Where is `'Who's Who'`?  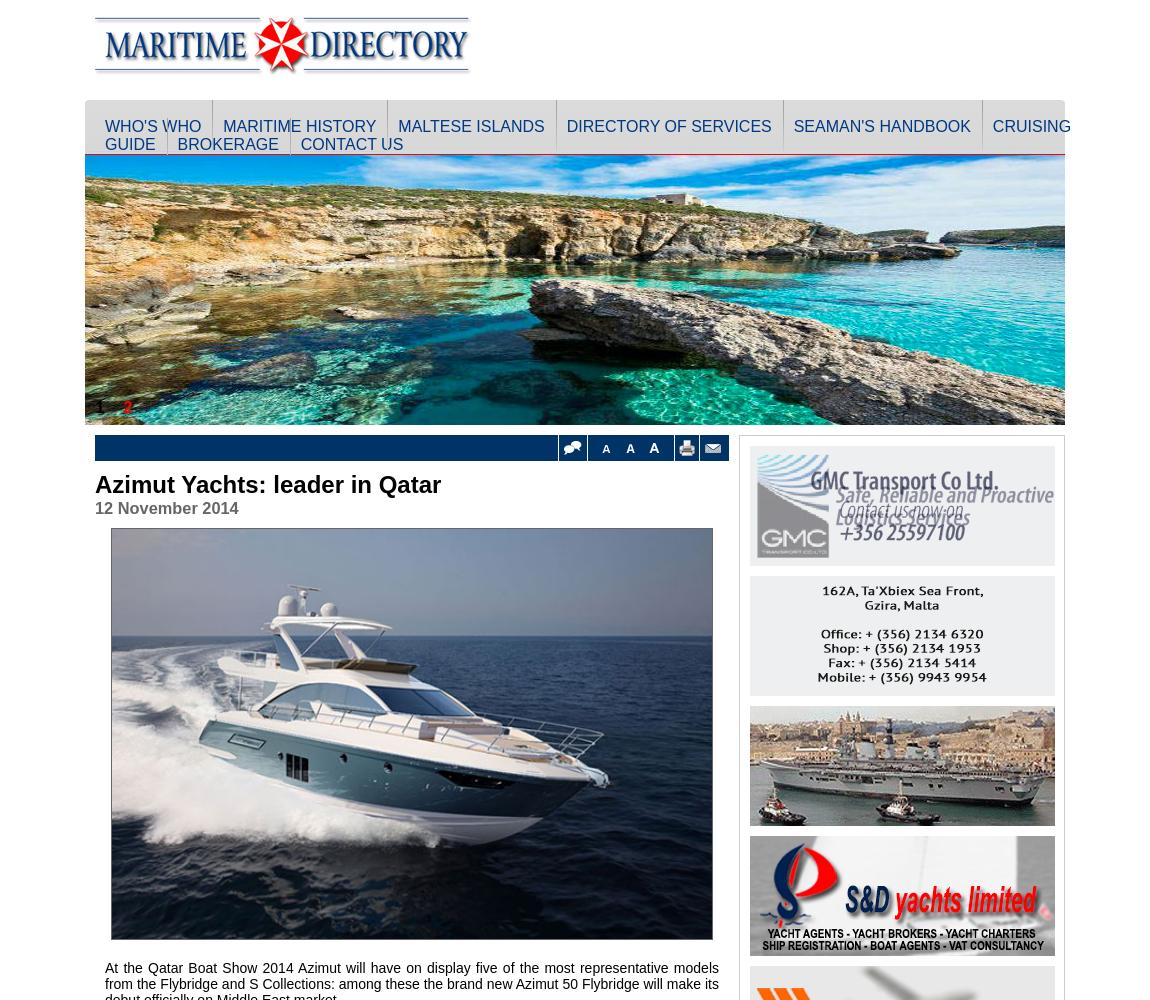 'Who's Who' is located at coordinates (151, 126).